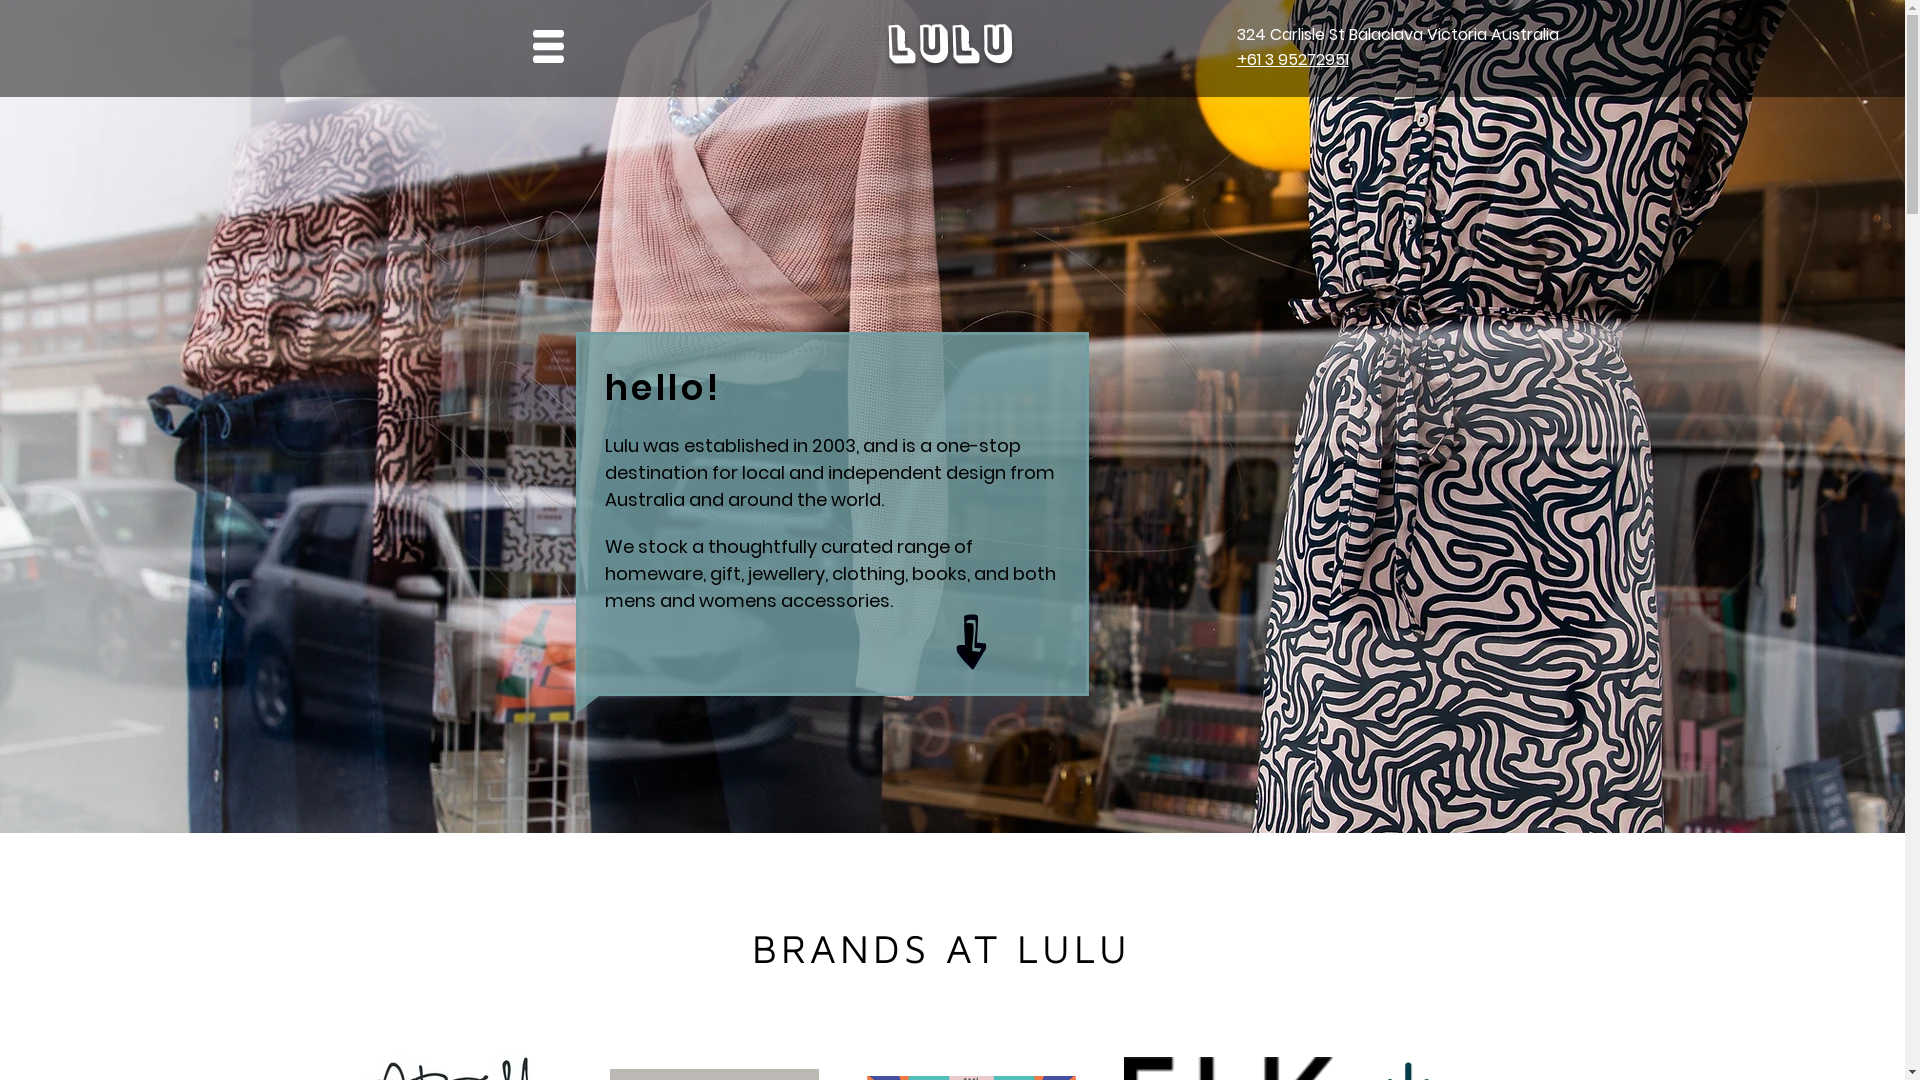 The image size is (1920, 1080). Describe the element at coordinates (1291, 58) in the screenshot. I see `'+61 3 95272951'` at that location.